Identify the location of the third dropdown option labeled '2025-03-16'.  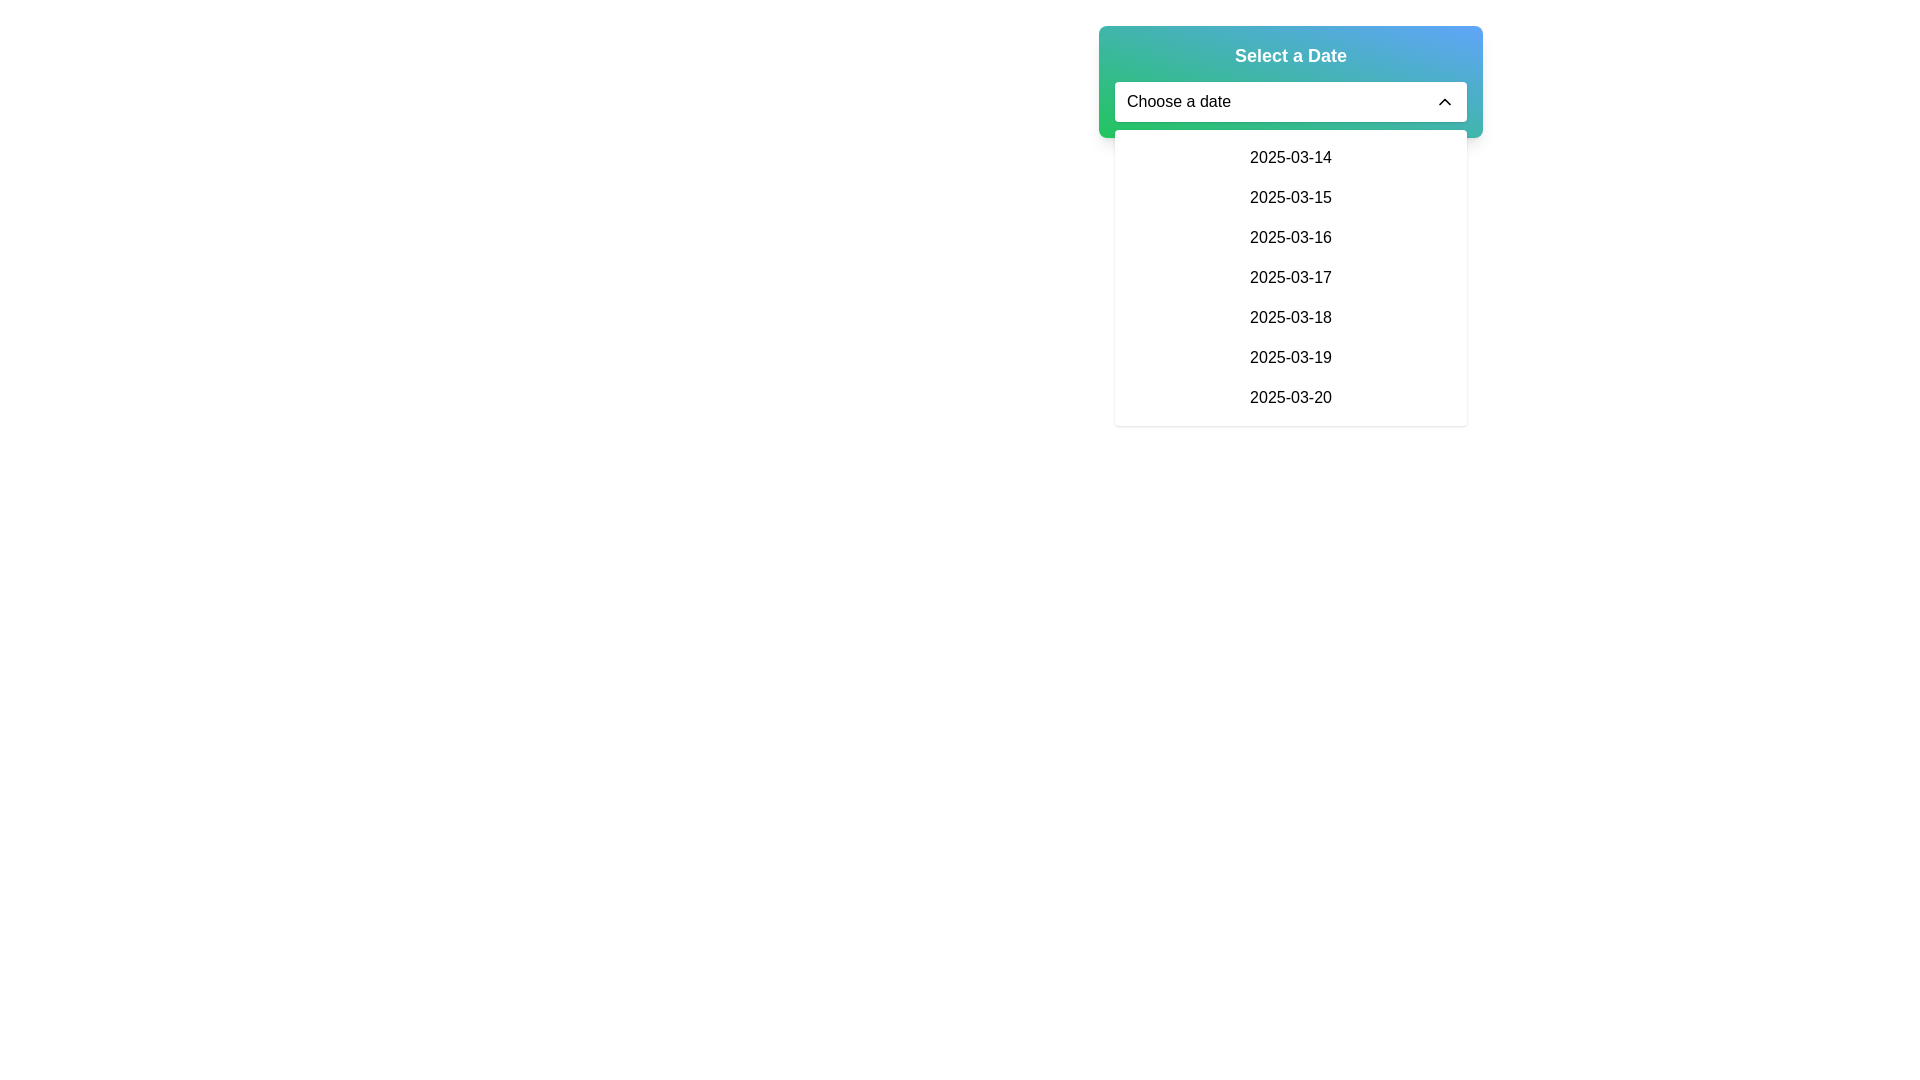
(1291, 237).